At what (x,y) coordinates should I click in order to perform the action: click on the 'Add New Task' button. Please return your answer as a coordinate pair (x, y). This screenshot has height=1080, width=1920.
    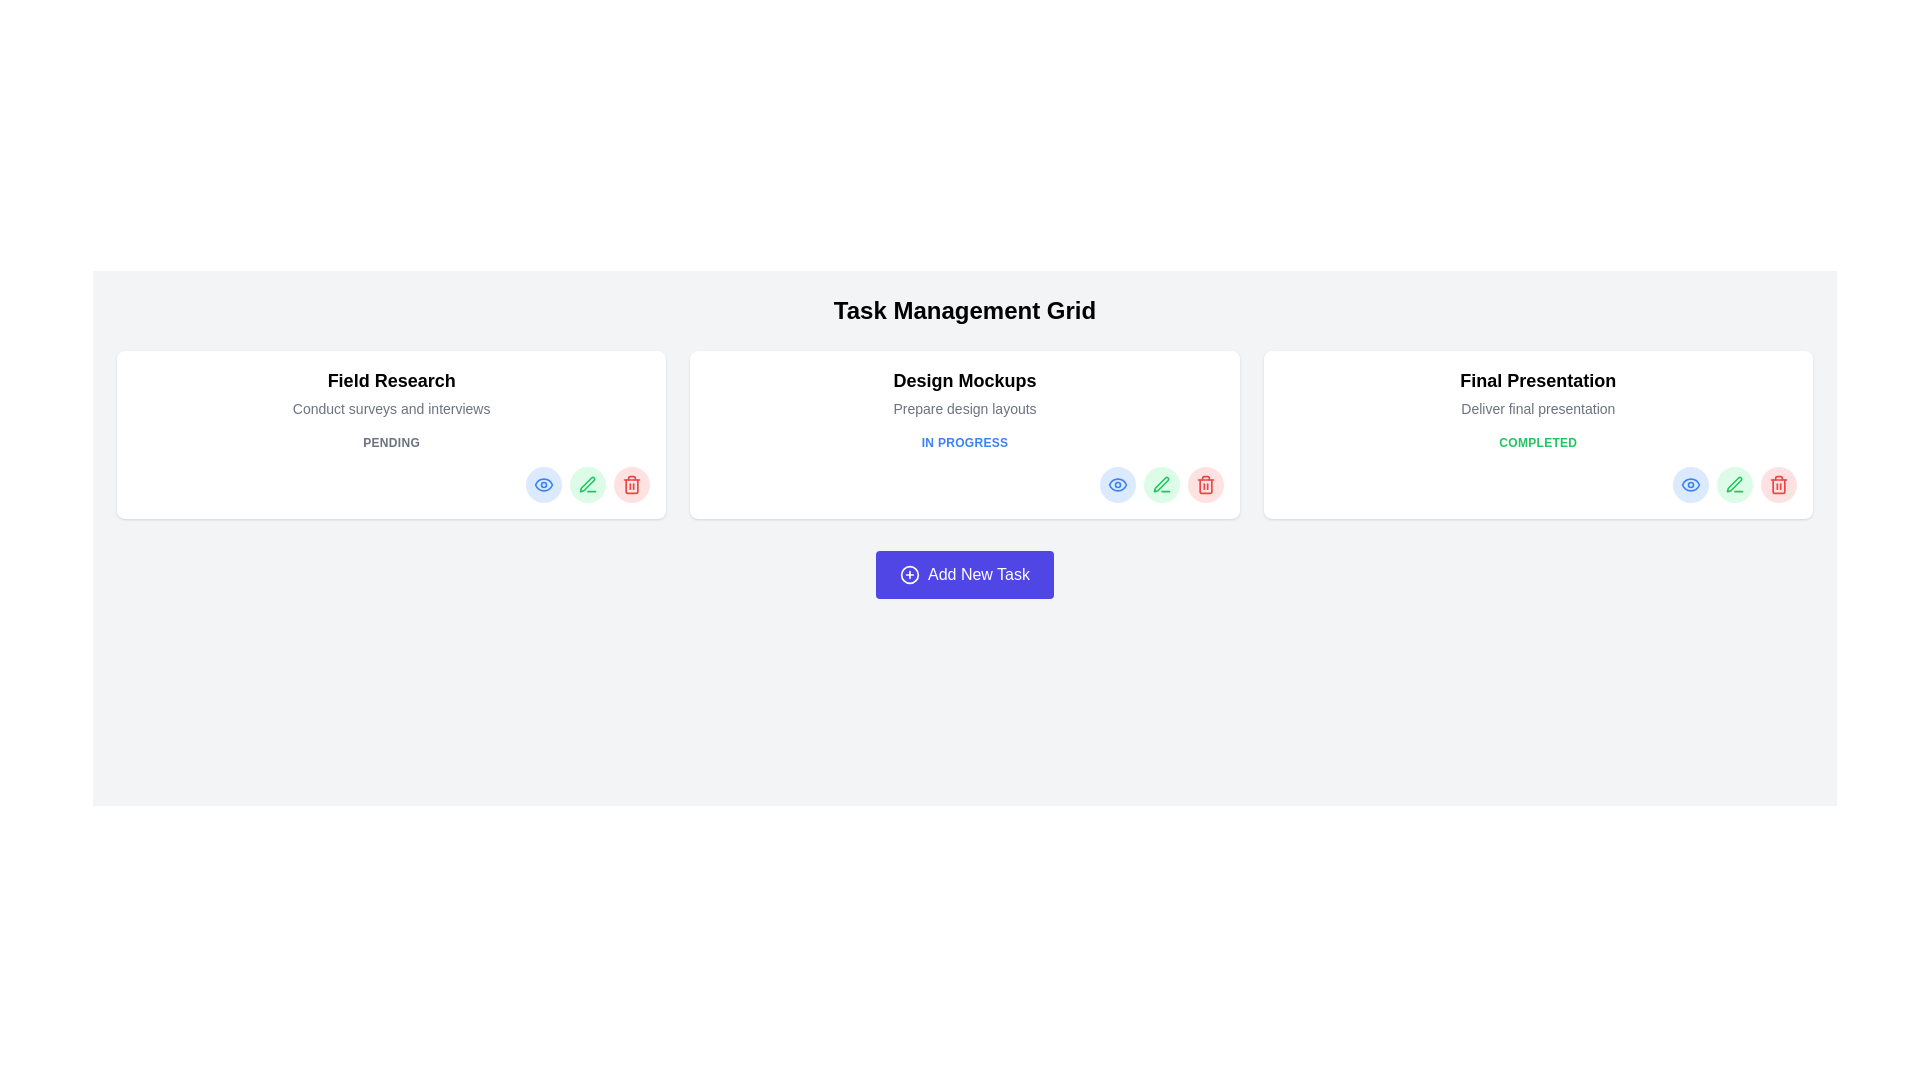
    Looking at the image, I should click on (964, 574).